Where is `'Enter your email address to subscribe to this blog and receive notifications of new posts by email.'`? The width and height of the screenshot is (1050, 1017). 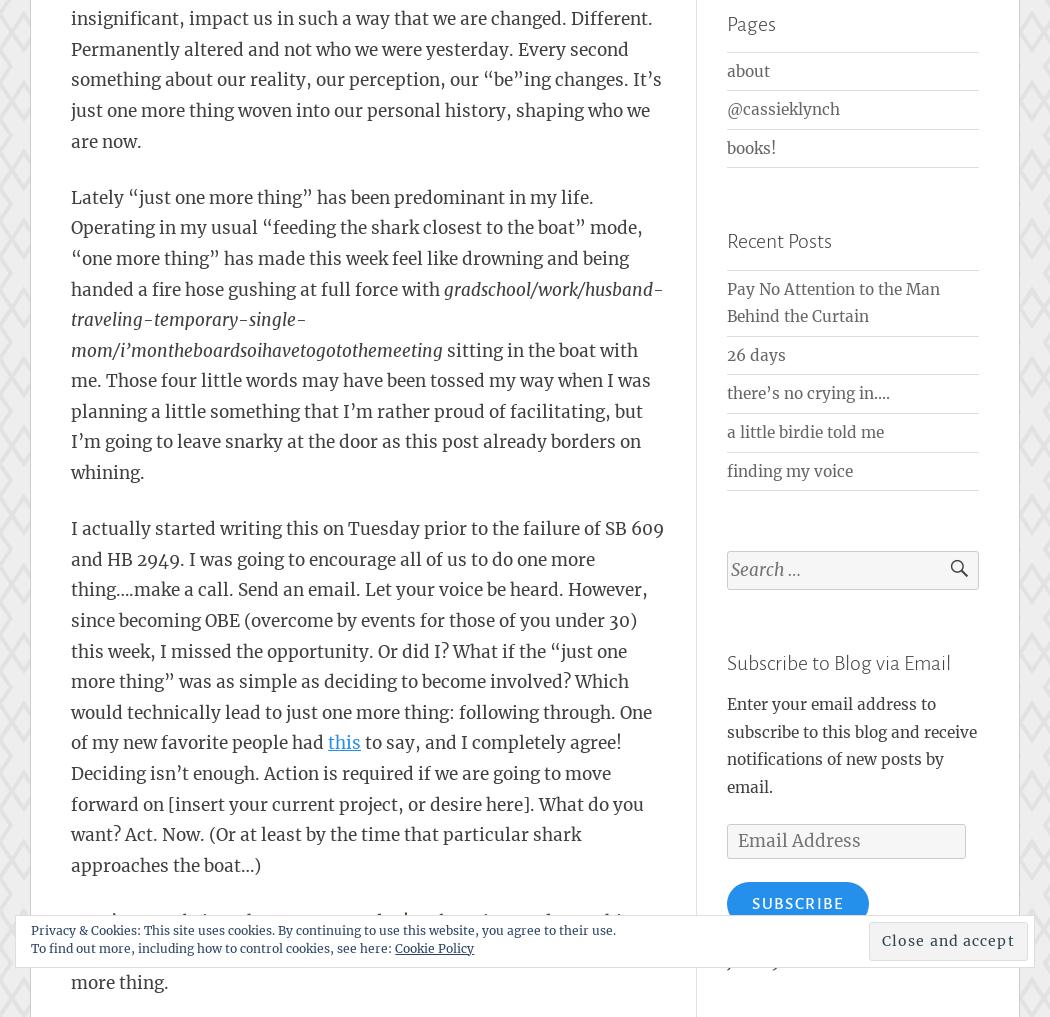
'Enter your email address to subscribe to this blog and receive notifications of new posts by email.' is located at coordinates (851, 745).